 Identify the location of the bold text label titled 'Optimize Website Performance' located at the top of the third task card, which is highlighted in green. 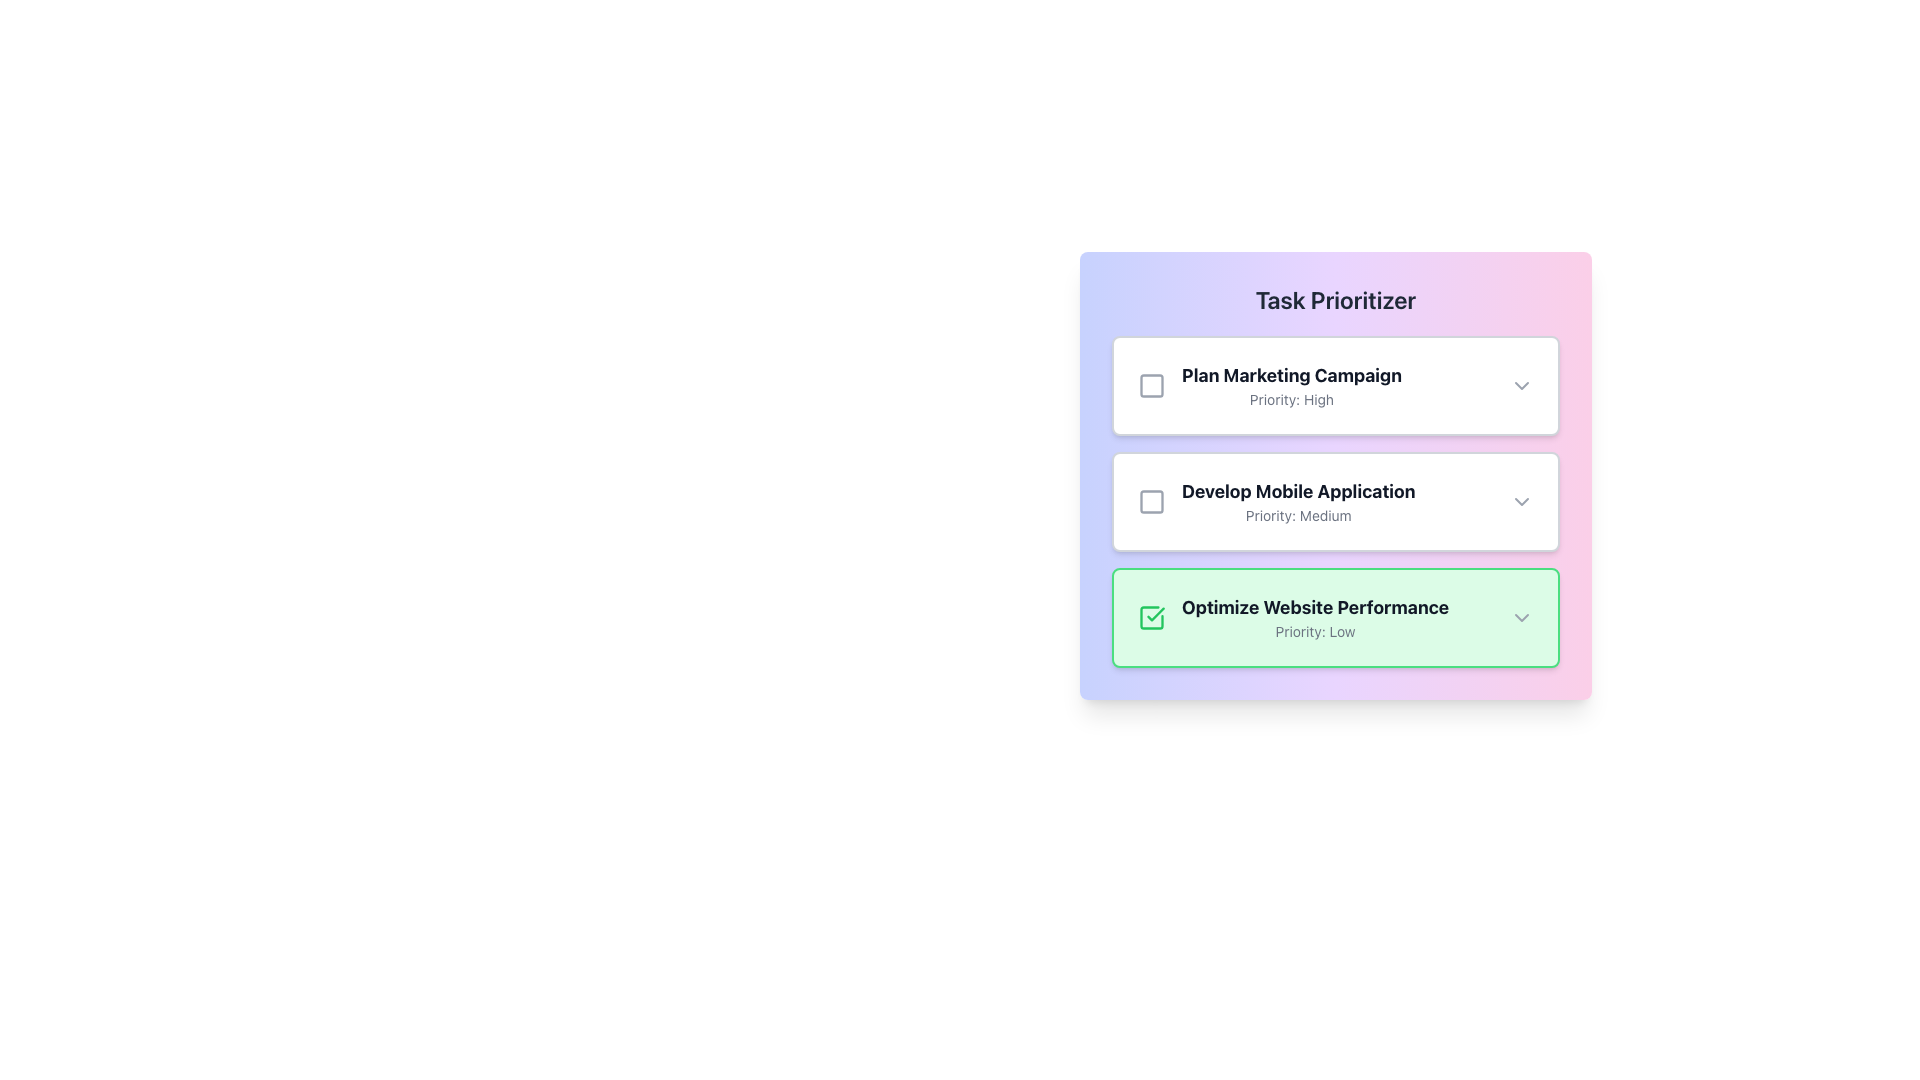
(1315, 607).